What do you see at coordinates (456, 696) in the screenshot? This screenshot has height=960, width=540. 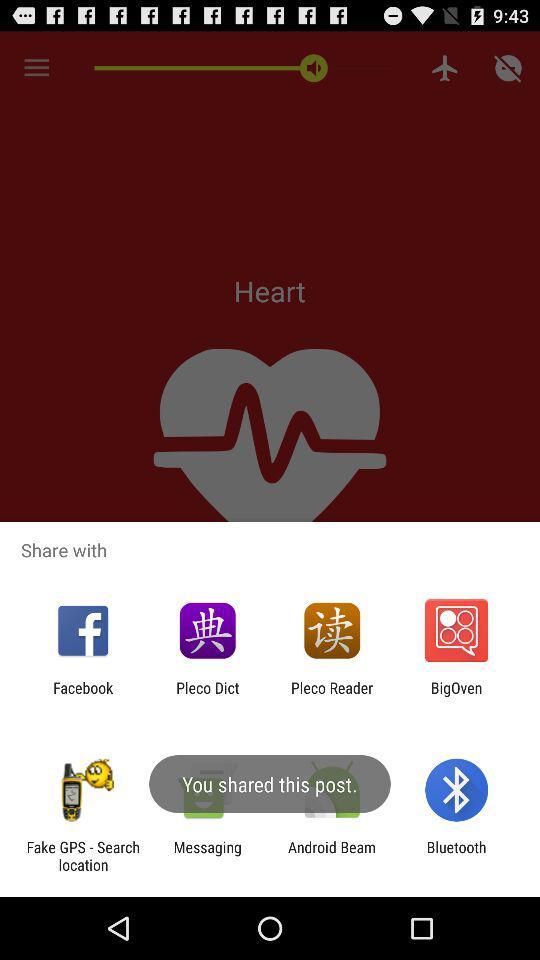 I see `the app next to pleco reader icon` at bounding box center [456, 696].